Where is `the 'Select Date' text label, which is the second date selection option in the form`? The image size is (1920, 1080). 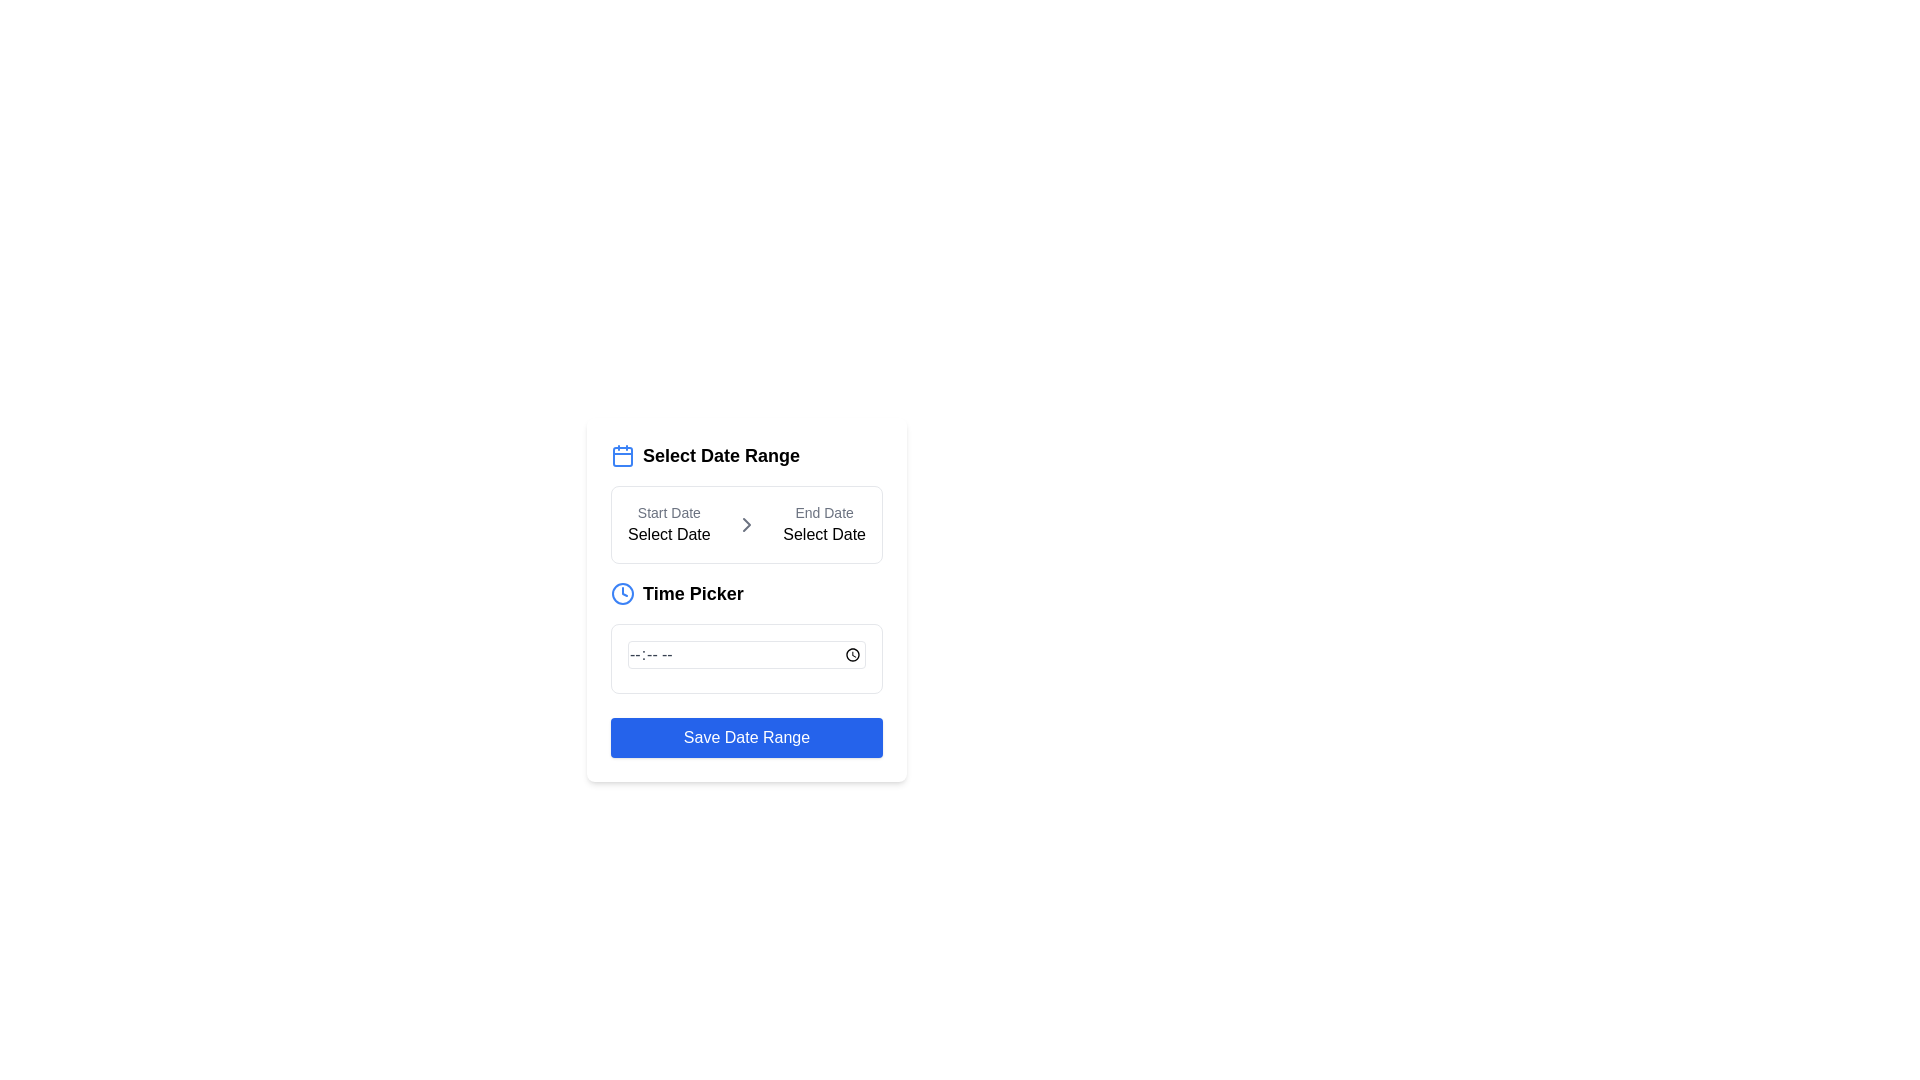 the 'Select Date' text label, which is the second date selection option in the form is located at coordinates (824, 523).